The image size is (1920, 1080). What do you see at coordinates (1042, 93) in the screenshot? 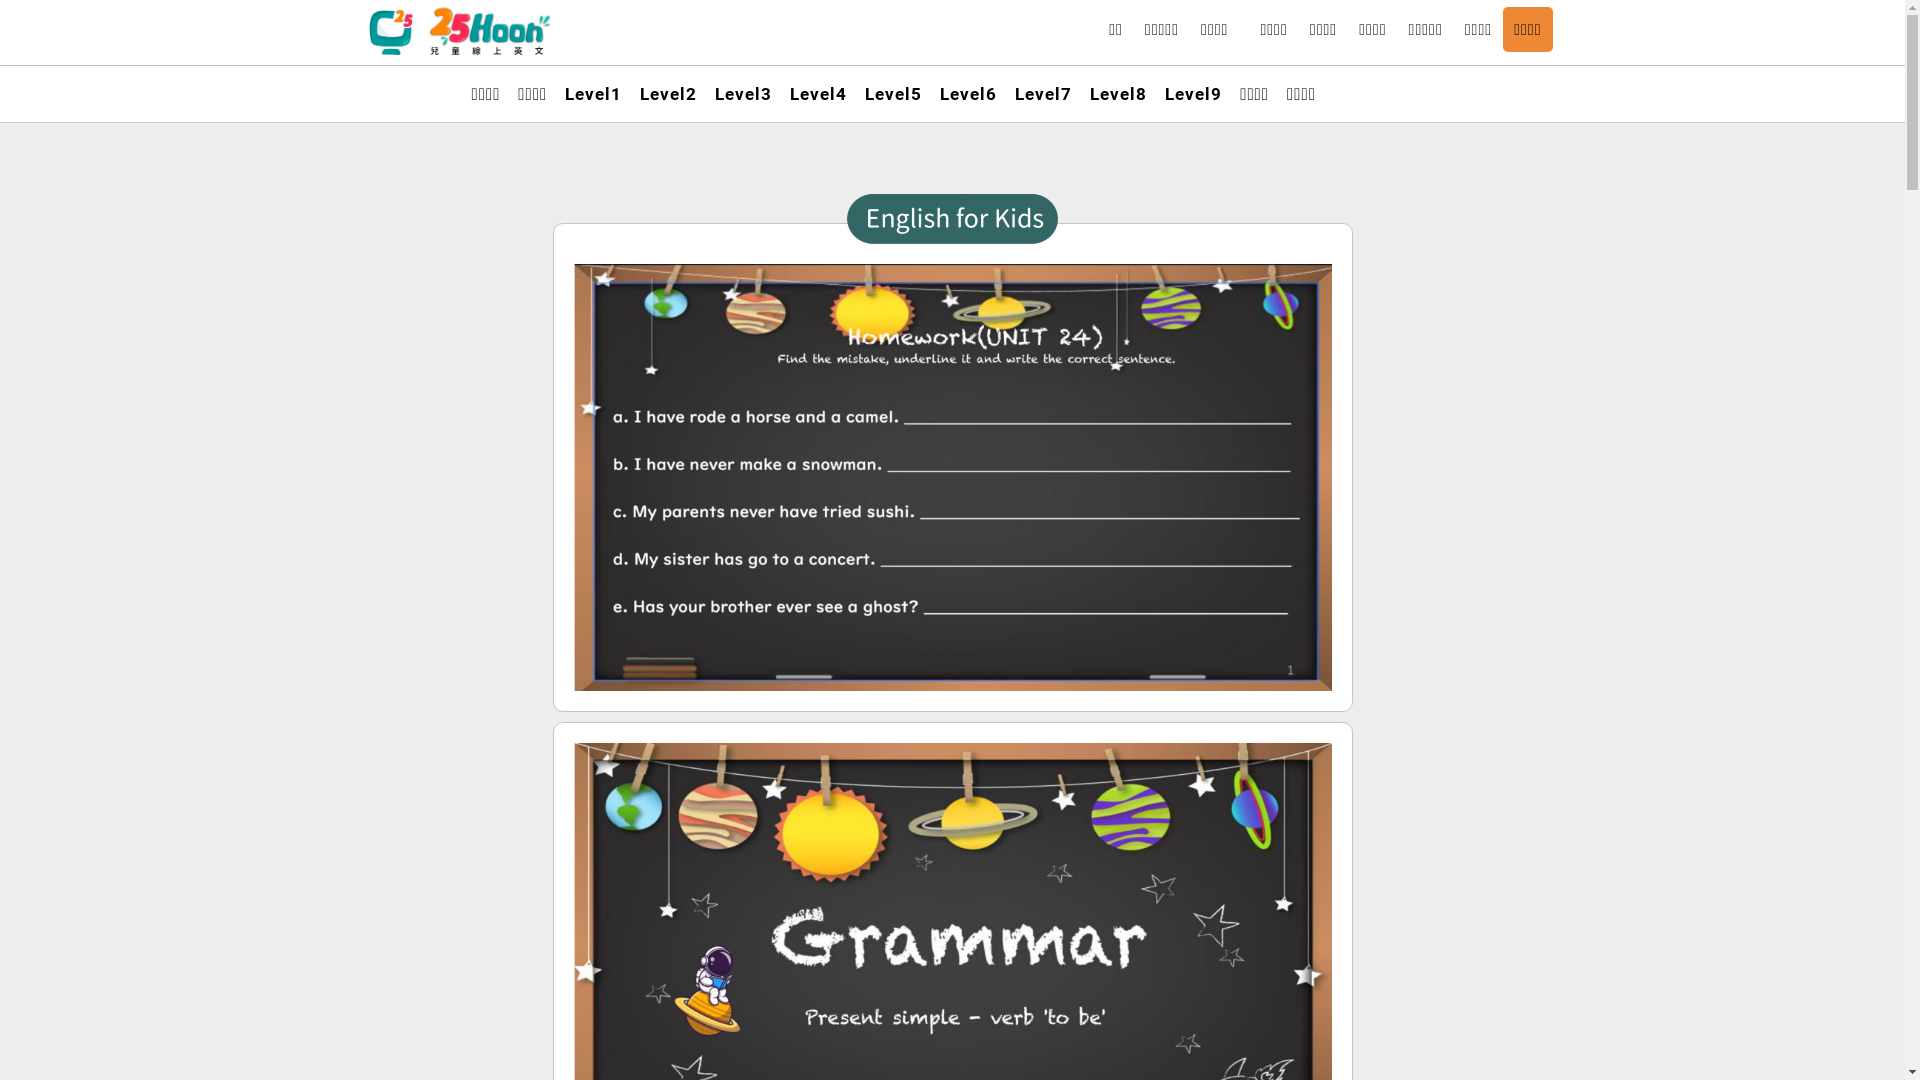
I see `'Level7'` at bounding box center [1042, 93].